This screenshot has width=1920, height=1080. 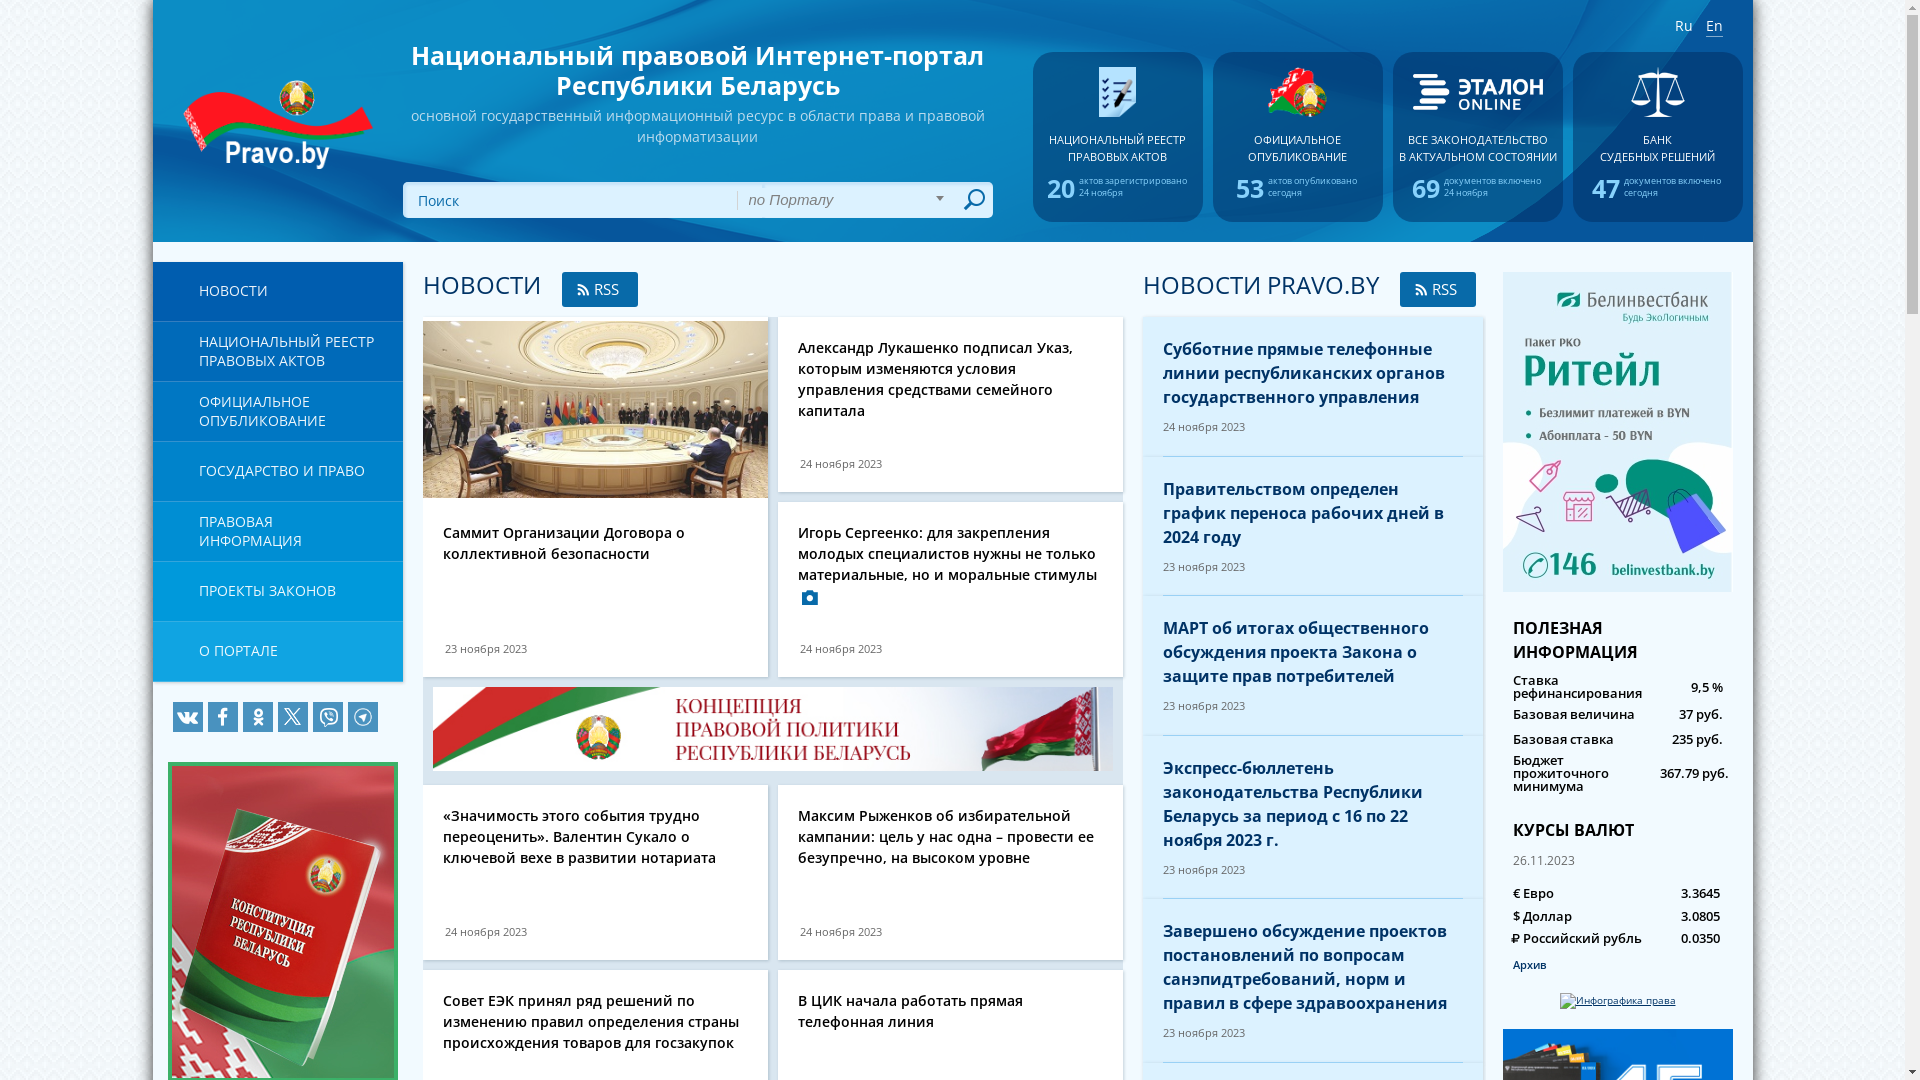 I want to click on 'Ru', so click(x=1682, y=26).